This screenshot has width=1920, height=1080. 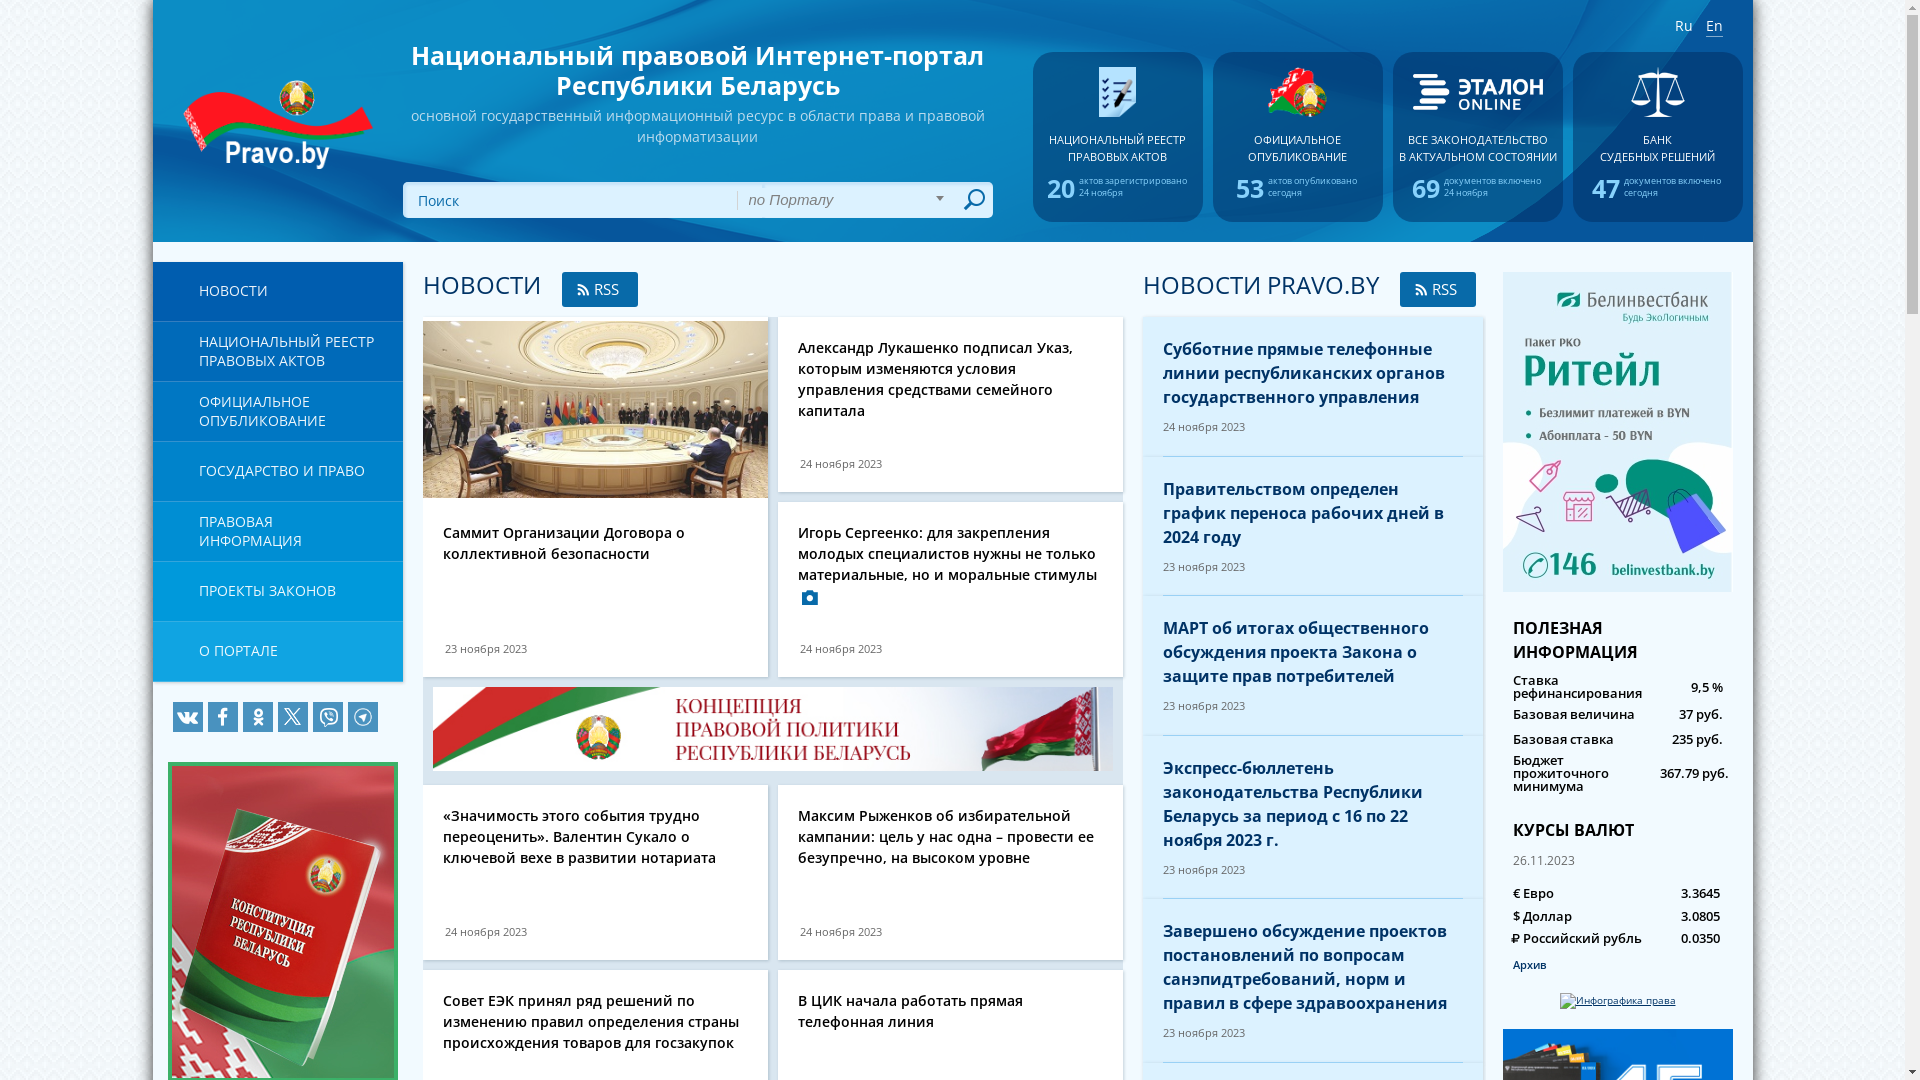 I want to click on 'Ru', so click(x=1682, y=26).